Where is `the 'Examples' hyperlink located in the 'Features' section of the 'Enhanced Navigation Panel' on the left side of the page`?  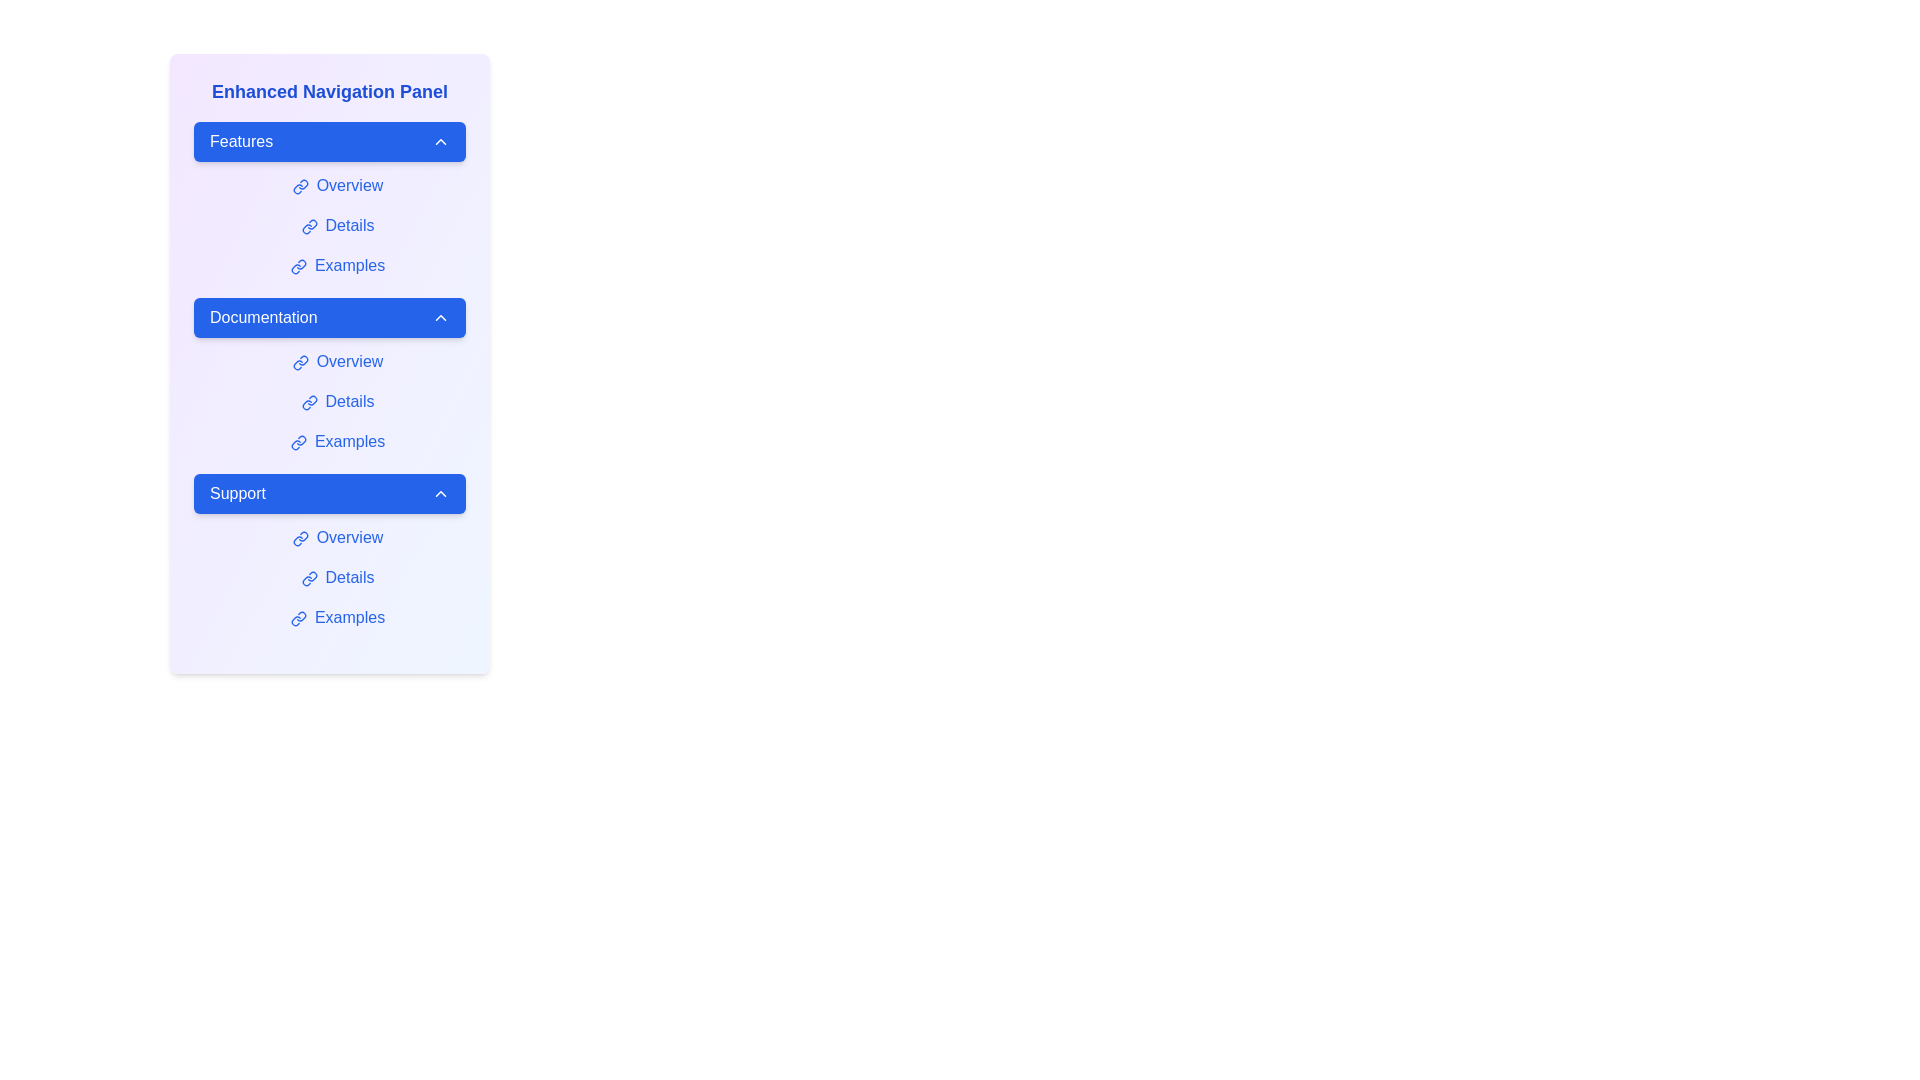 the 'Examples' hyperlink located in the 'Features' section of the 'Enhanced Navigation Panel' on the left side of the page is located at coordinates (337, 265).